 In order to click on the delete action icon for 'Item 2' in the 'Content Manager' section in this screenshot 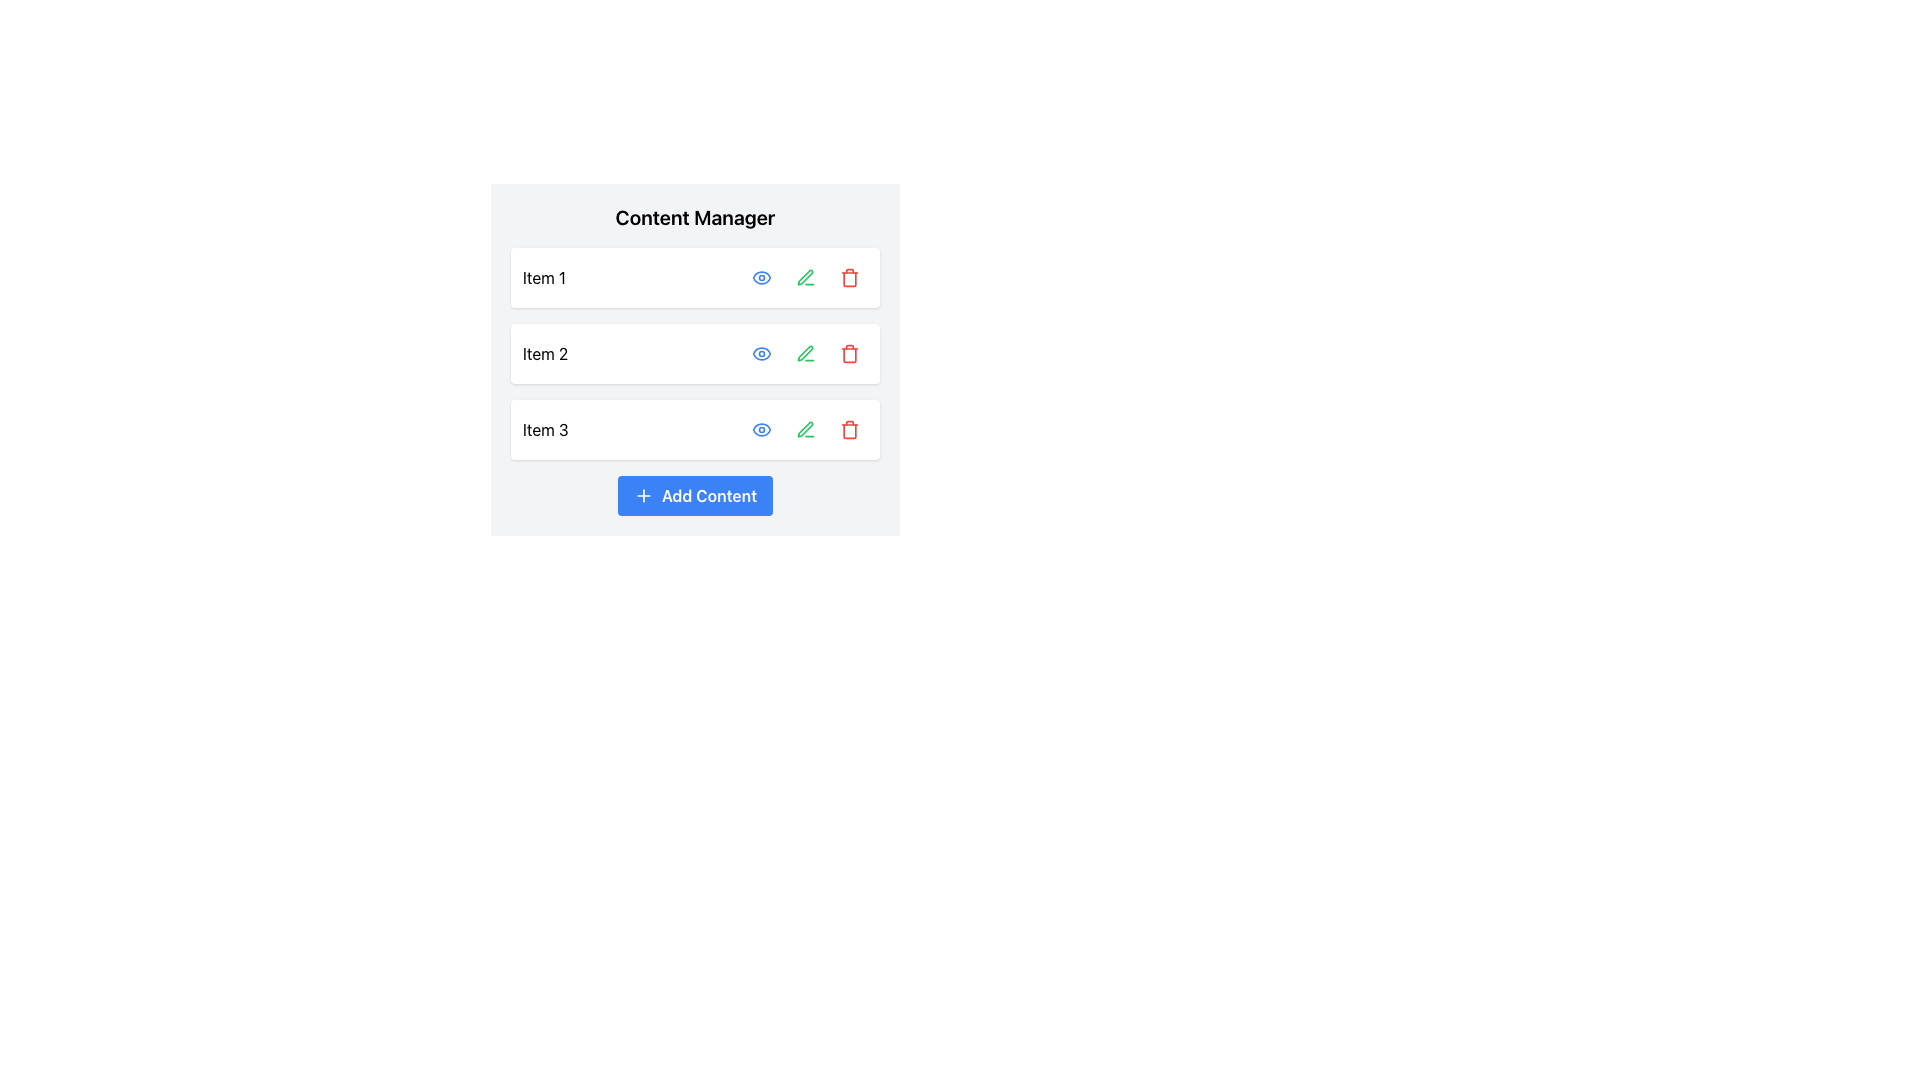, I will do `click(849, 353)`.